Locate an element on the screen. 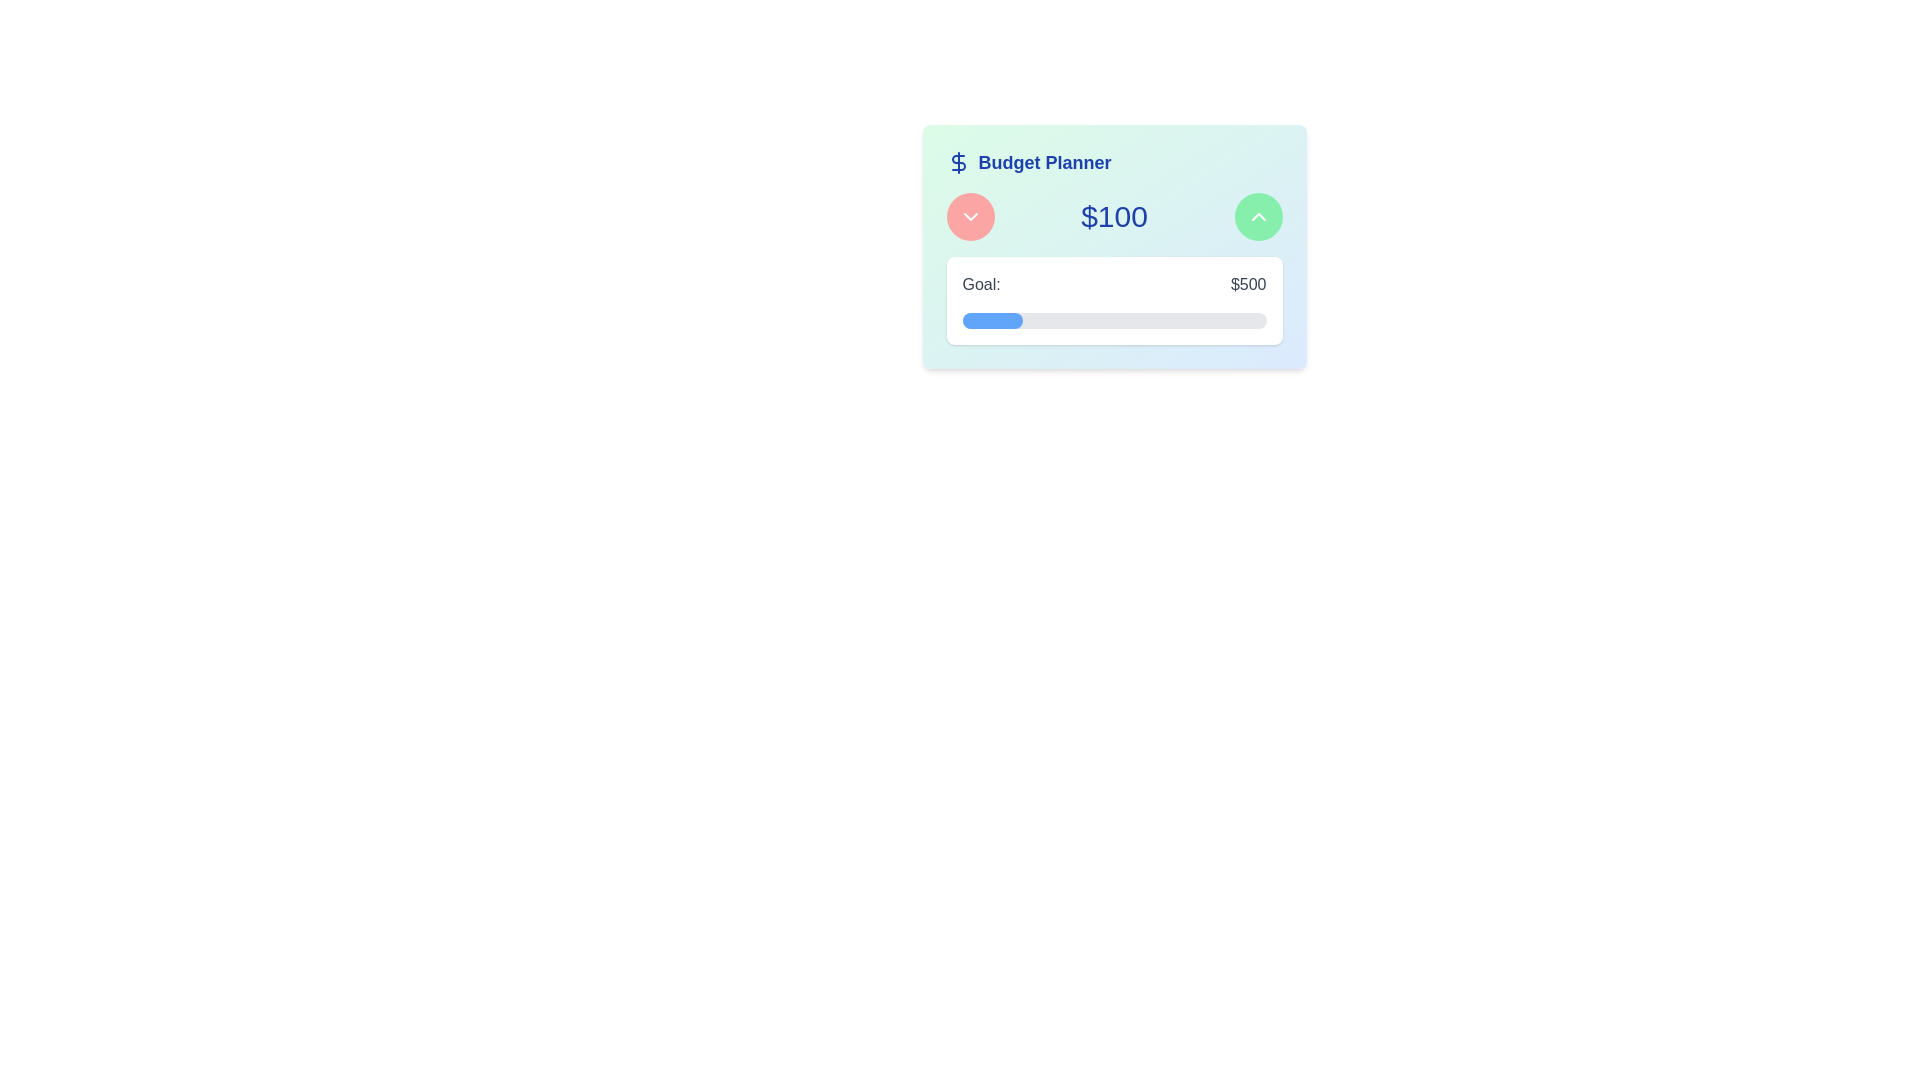  the upward-pointing chevron icon embedded in the green circular button on the 'Budget Planner' card for keyboard navigation is located at coordinates (1257, 216).